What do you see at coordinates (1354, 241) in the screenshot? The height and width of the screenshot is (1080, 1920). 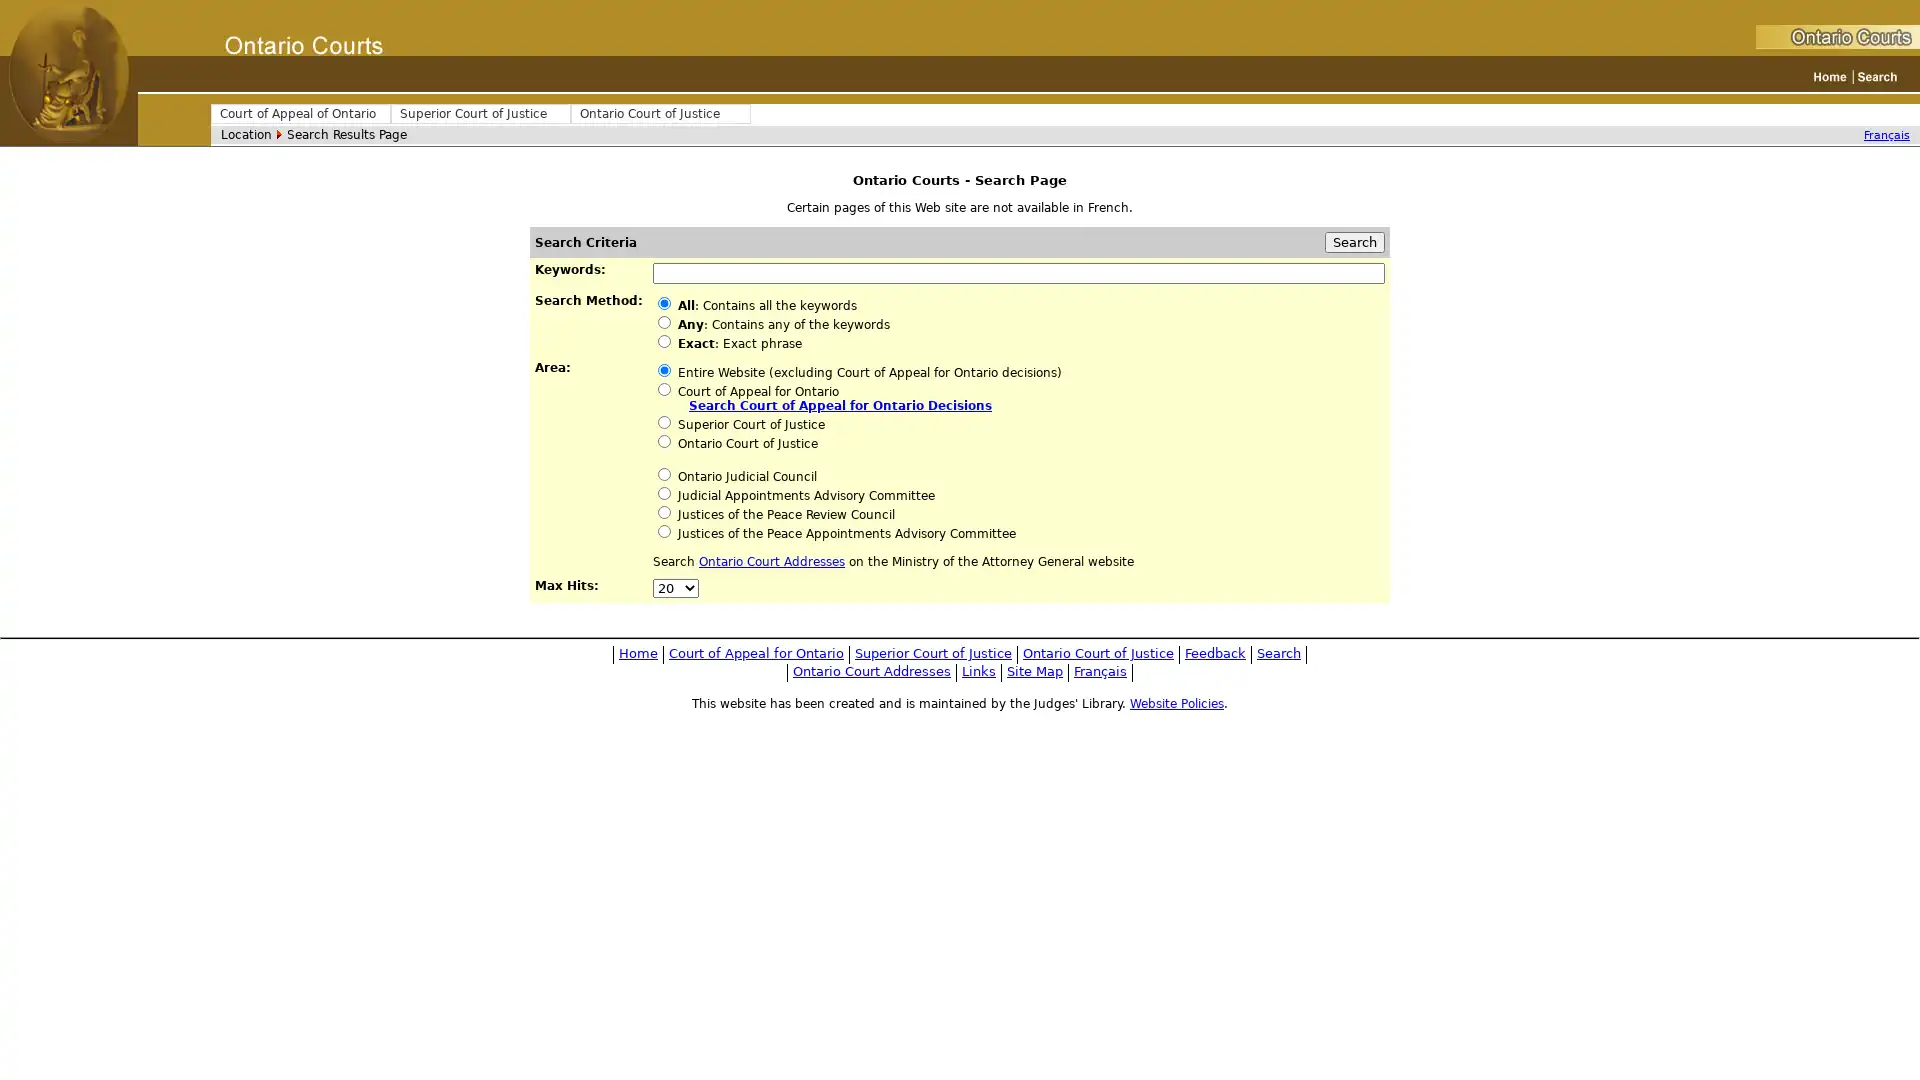 I see `Search` at bounding box center [1354, 241].